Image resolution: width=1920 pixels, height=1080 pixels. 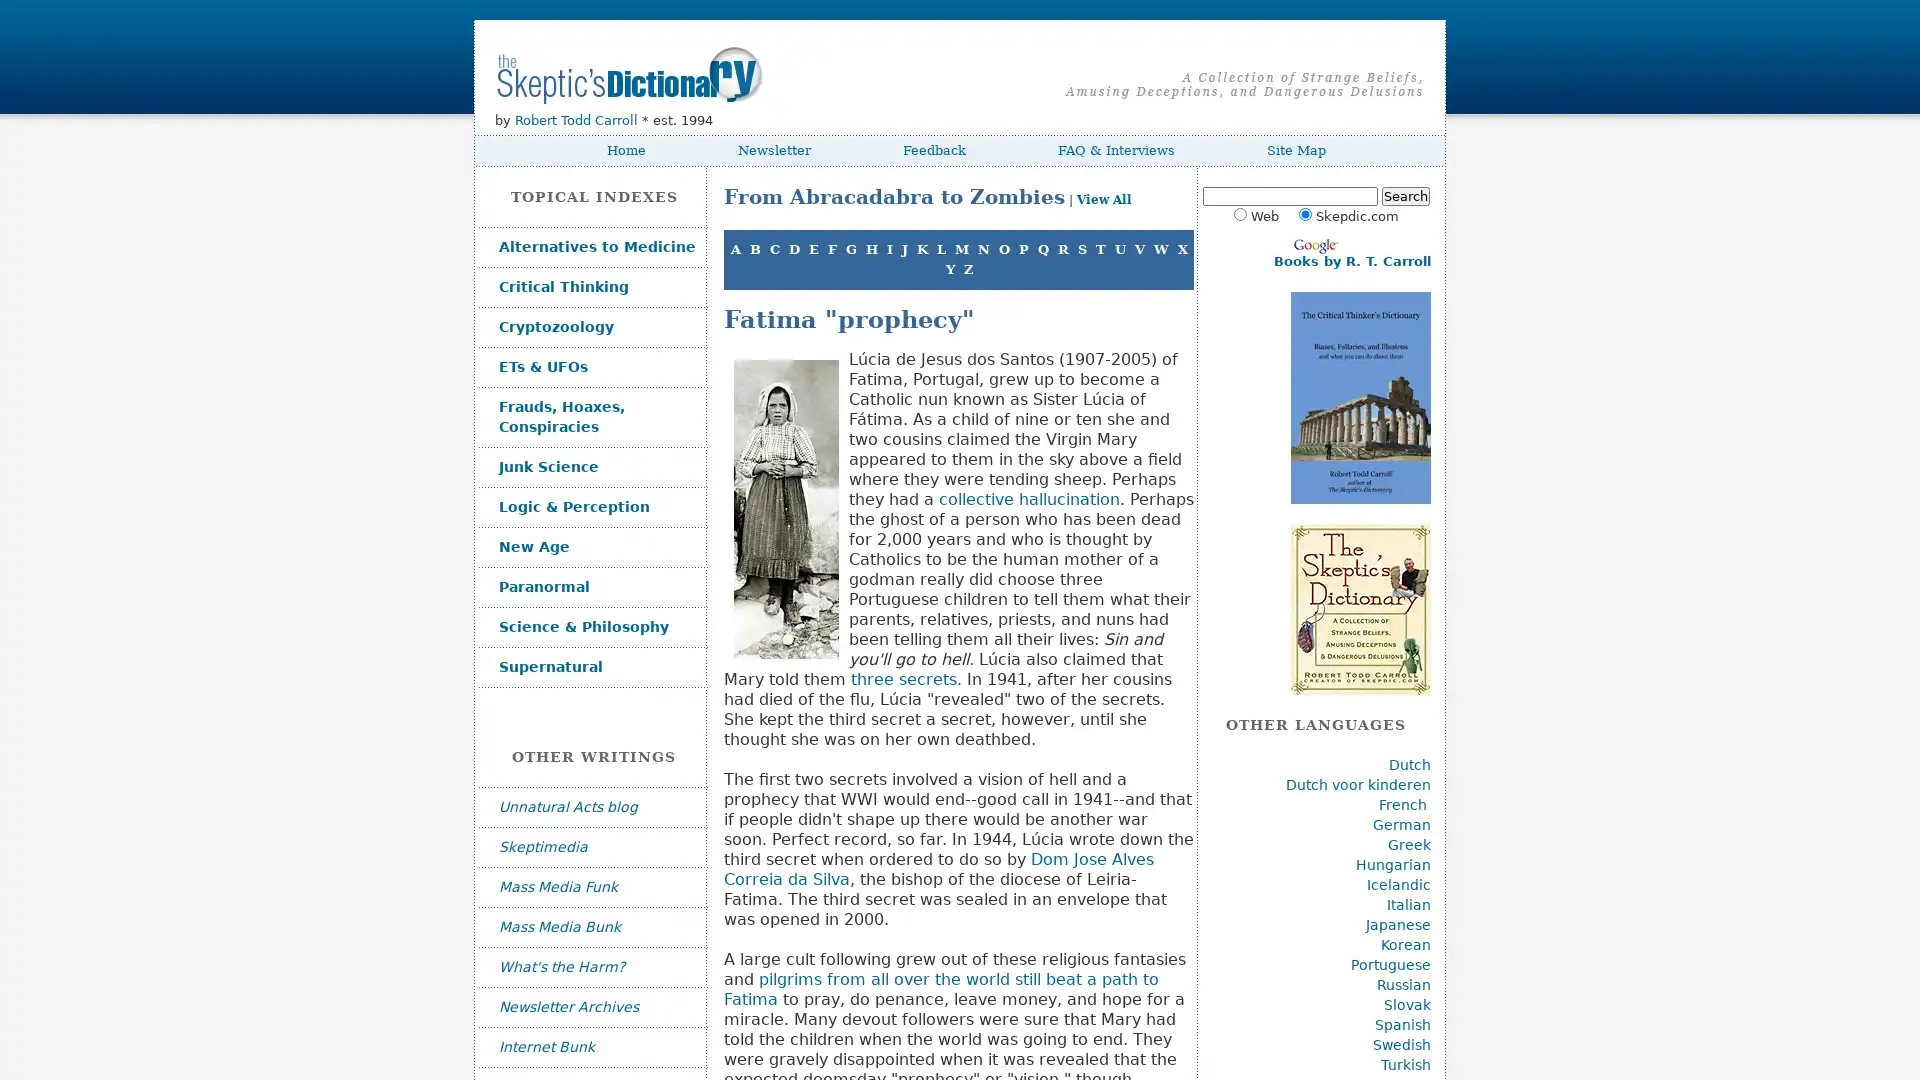 What do you see at coordinates (1404, 196) in the screenshot?
I see `Search` at bounding box center [1404, 196].